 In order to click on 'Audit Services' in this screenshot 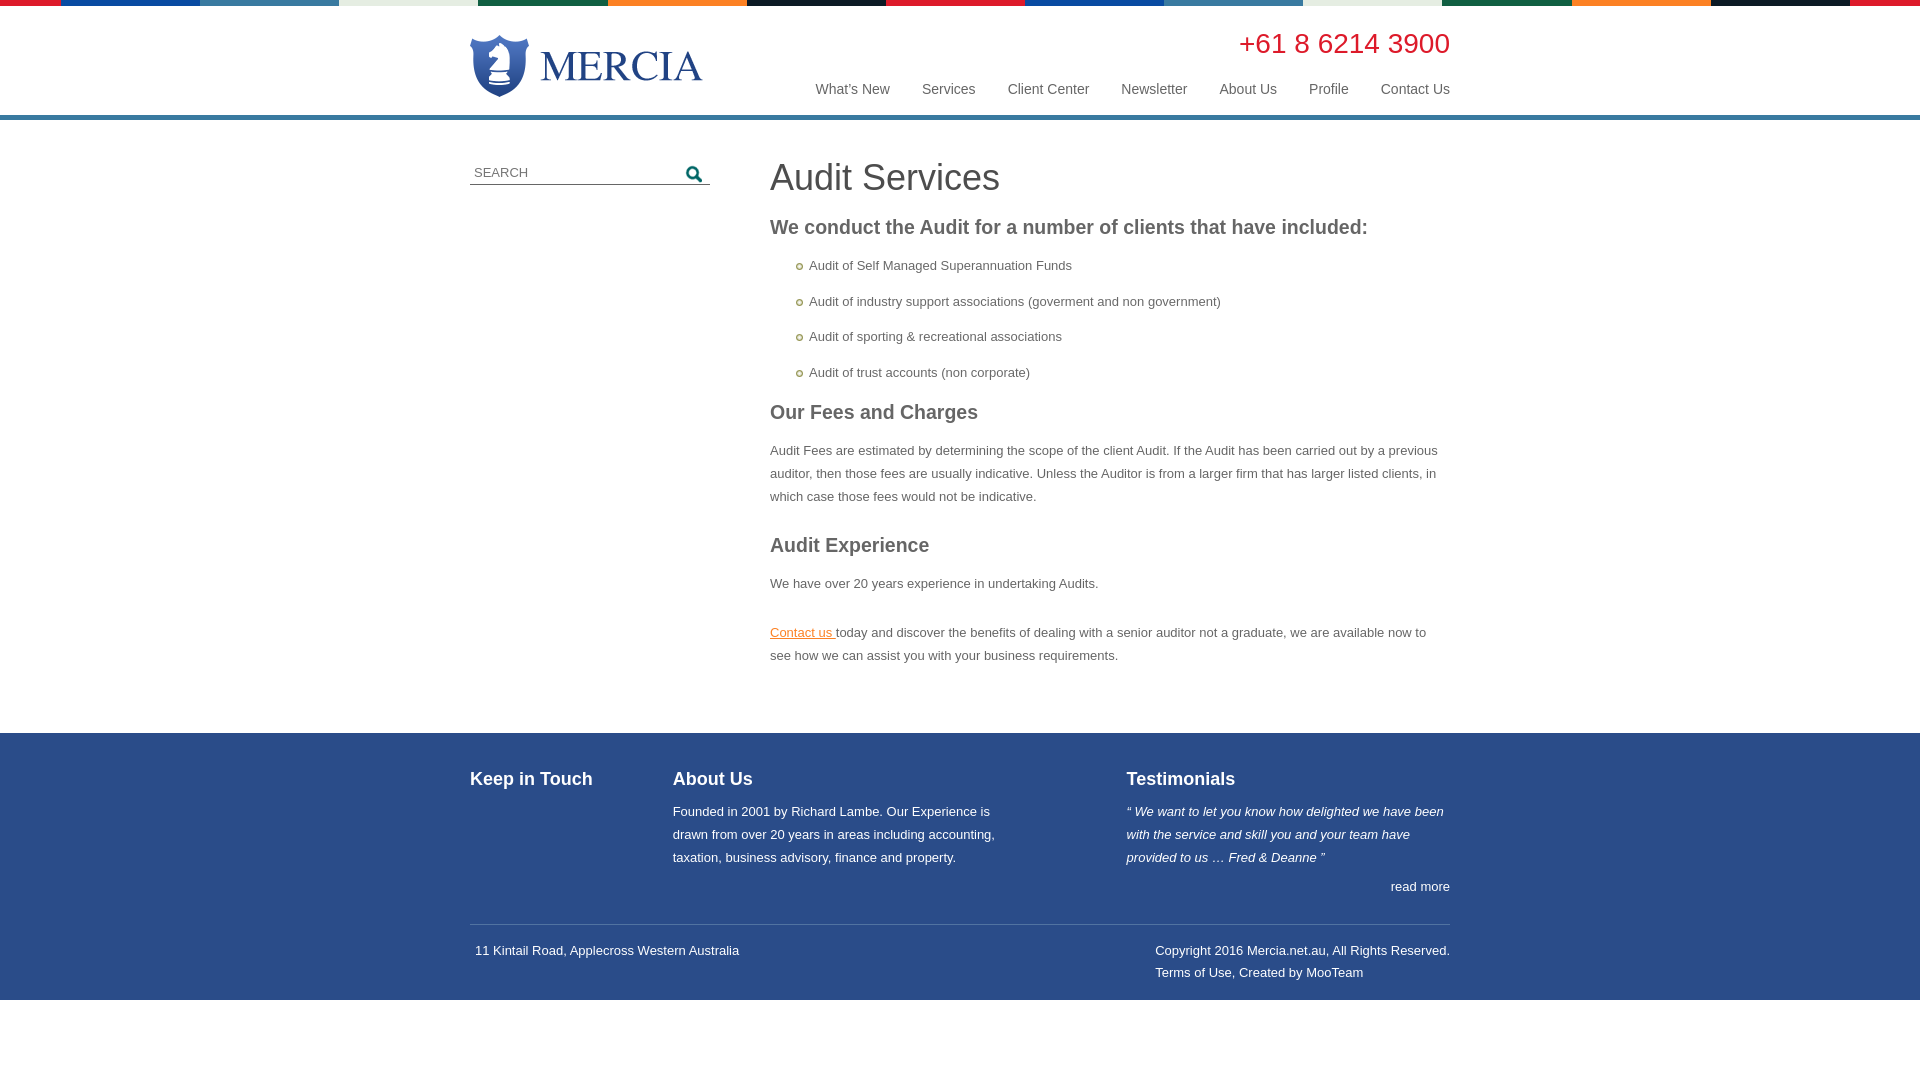, I will do `click(768, 176)`.